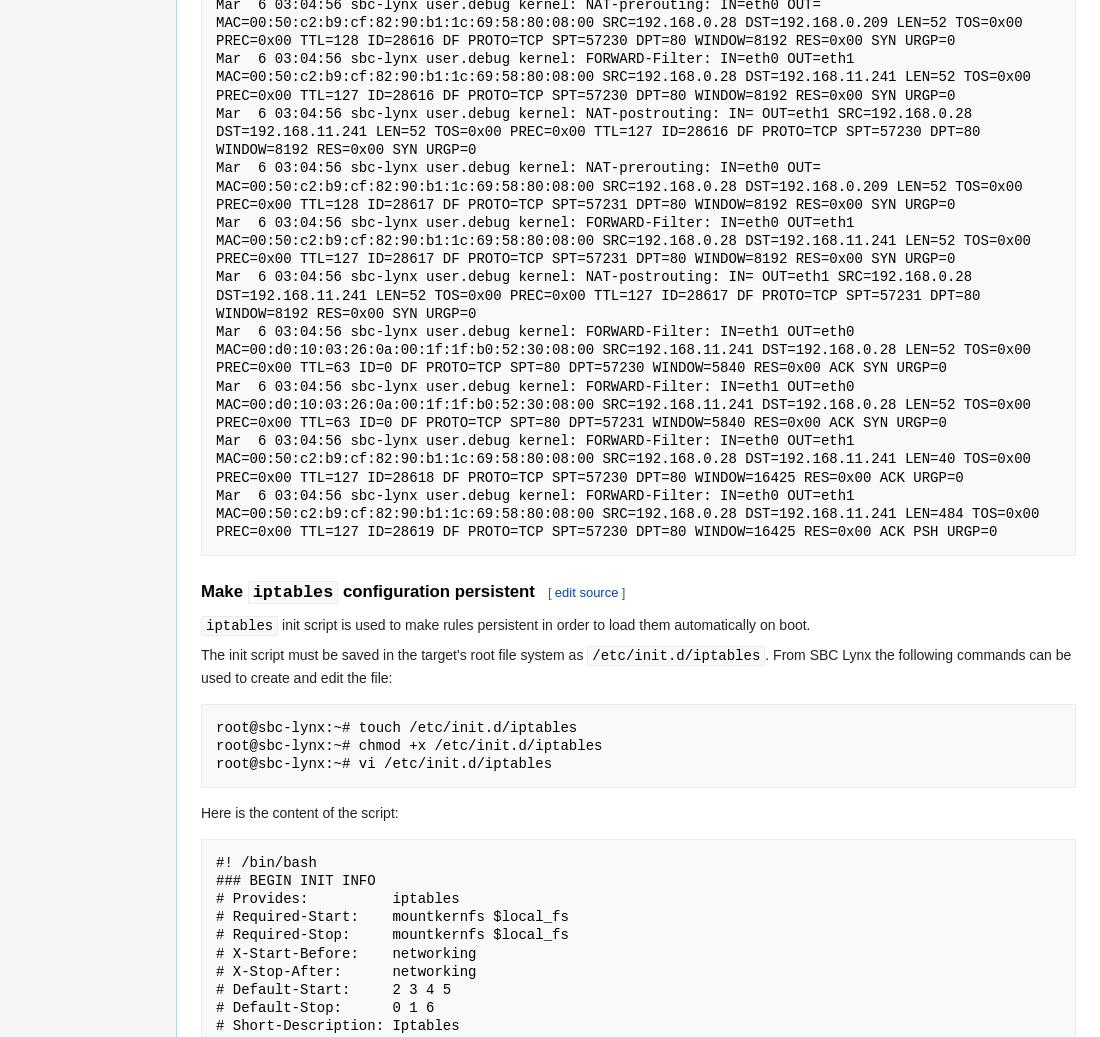 The width and height of the screenshot is (1100, 1037). Describe the element at coordinates (584, 591) in the screenshot. I see `'edit source'` at that location.